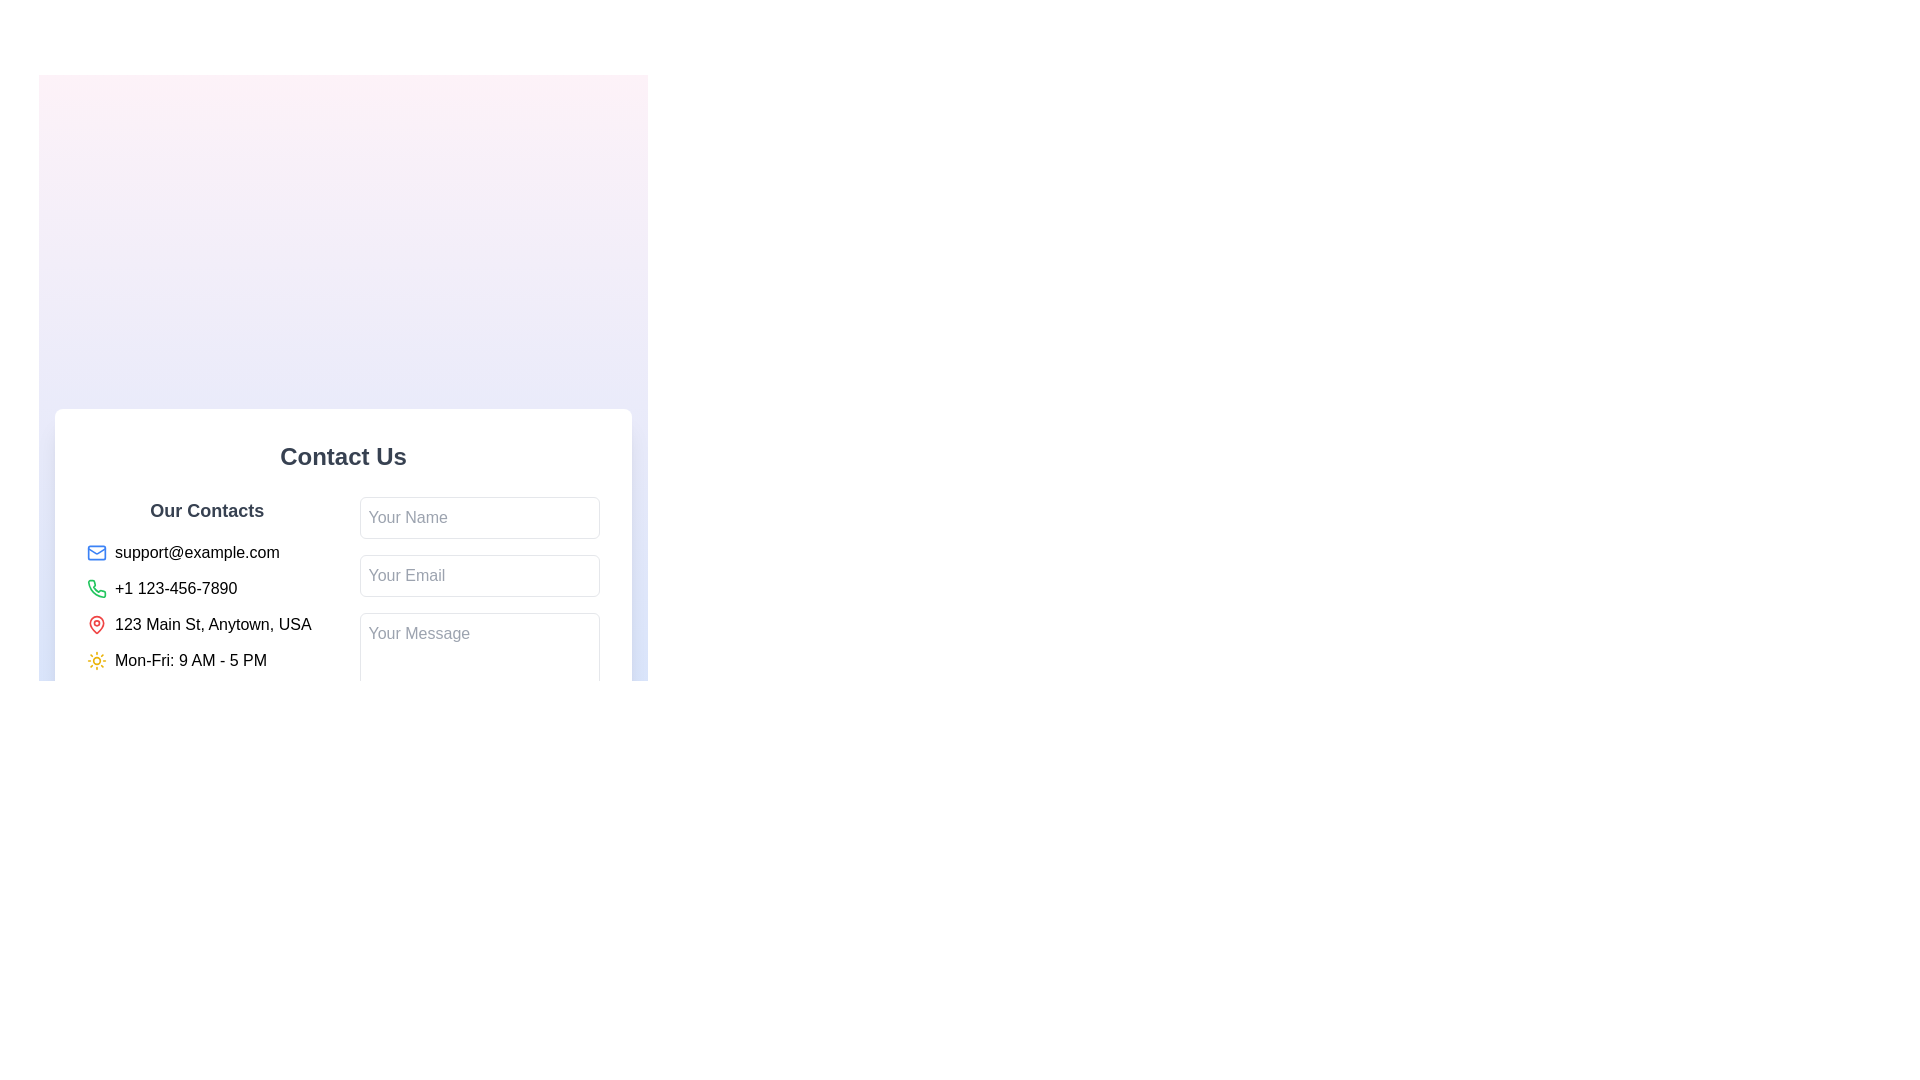 This screenshot has height=1080, width=1920. I want to click on the static text element displaying the phone number '+1 123-456-7890' with the green phone icon, which is the second item in the list of contact details, so click(207, 587).